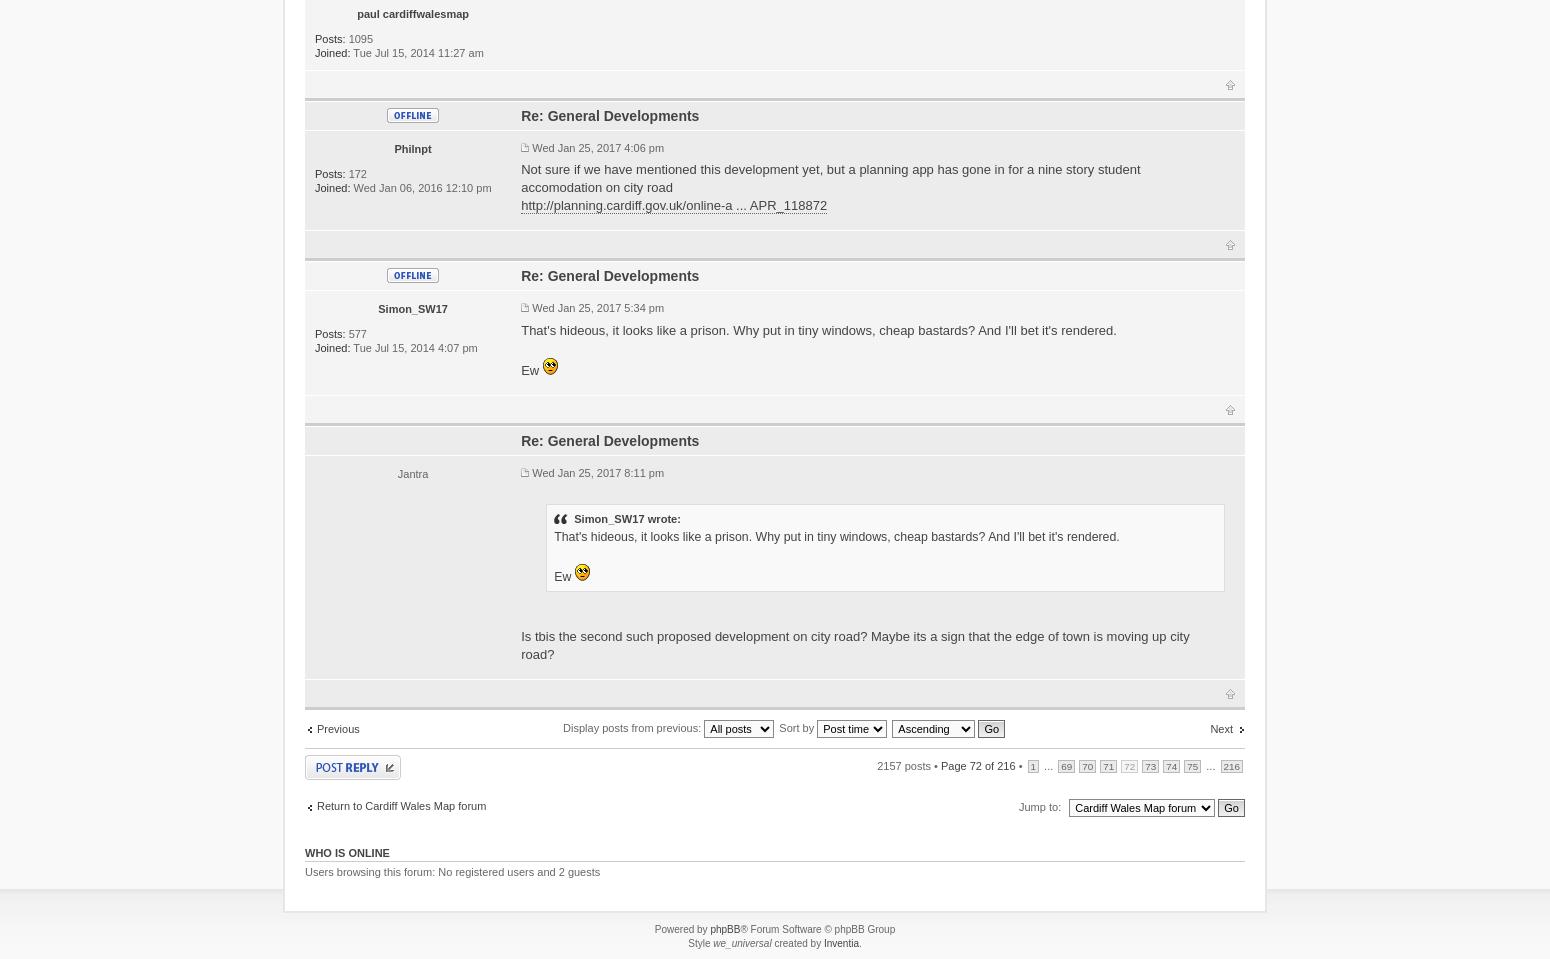  Describe the element at coordinates (953, 764) in the screenshot. I see `'Page'` at that location.